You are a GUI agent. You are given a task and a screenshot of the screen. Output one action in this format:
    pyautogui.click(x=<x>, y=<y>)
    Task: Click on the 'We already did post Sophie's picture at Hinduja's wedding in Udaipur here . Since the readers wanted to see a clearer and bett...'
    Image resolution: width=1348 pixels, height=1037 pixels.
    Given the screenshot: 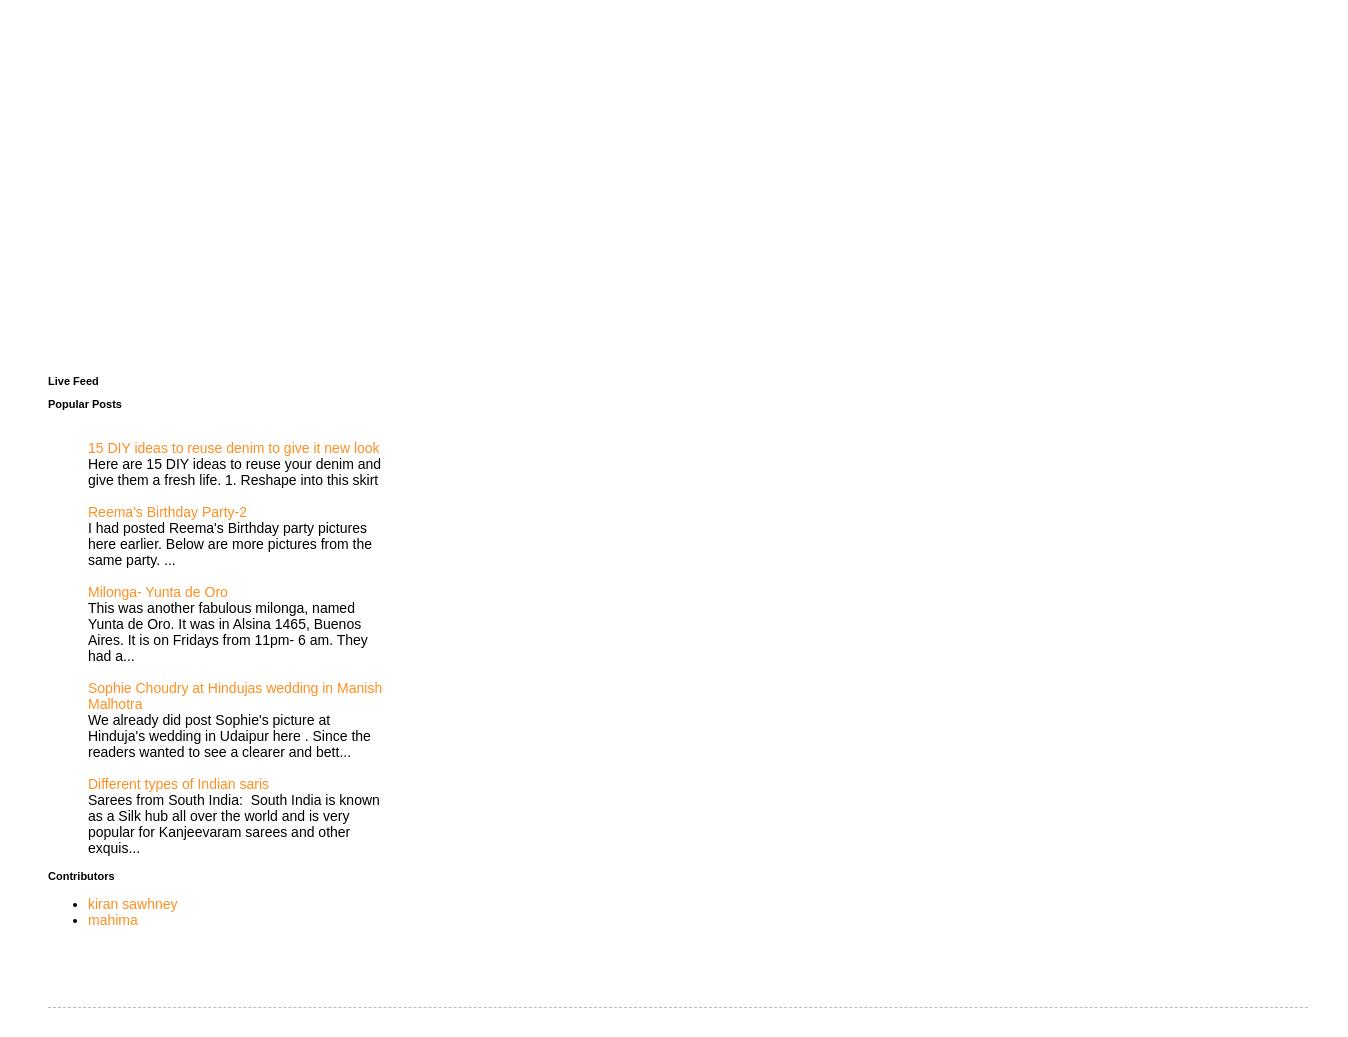 What is the action you would take?
    pyautogui.click(x=229, y=735)
    